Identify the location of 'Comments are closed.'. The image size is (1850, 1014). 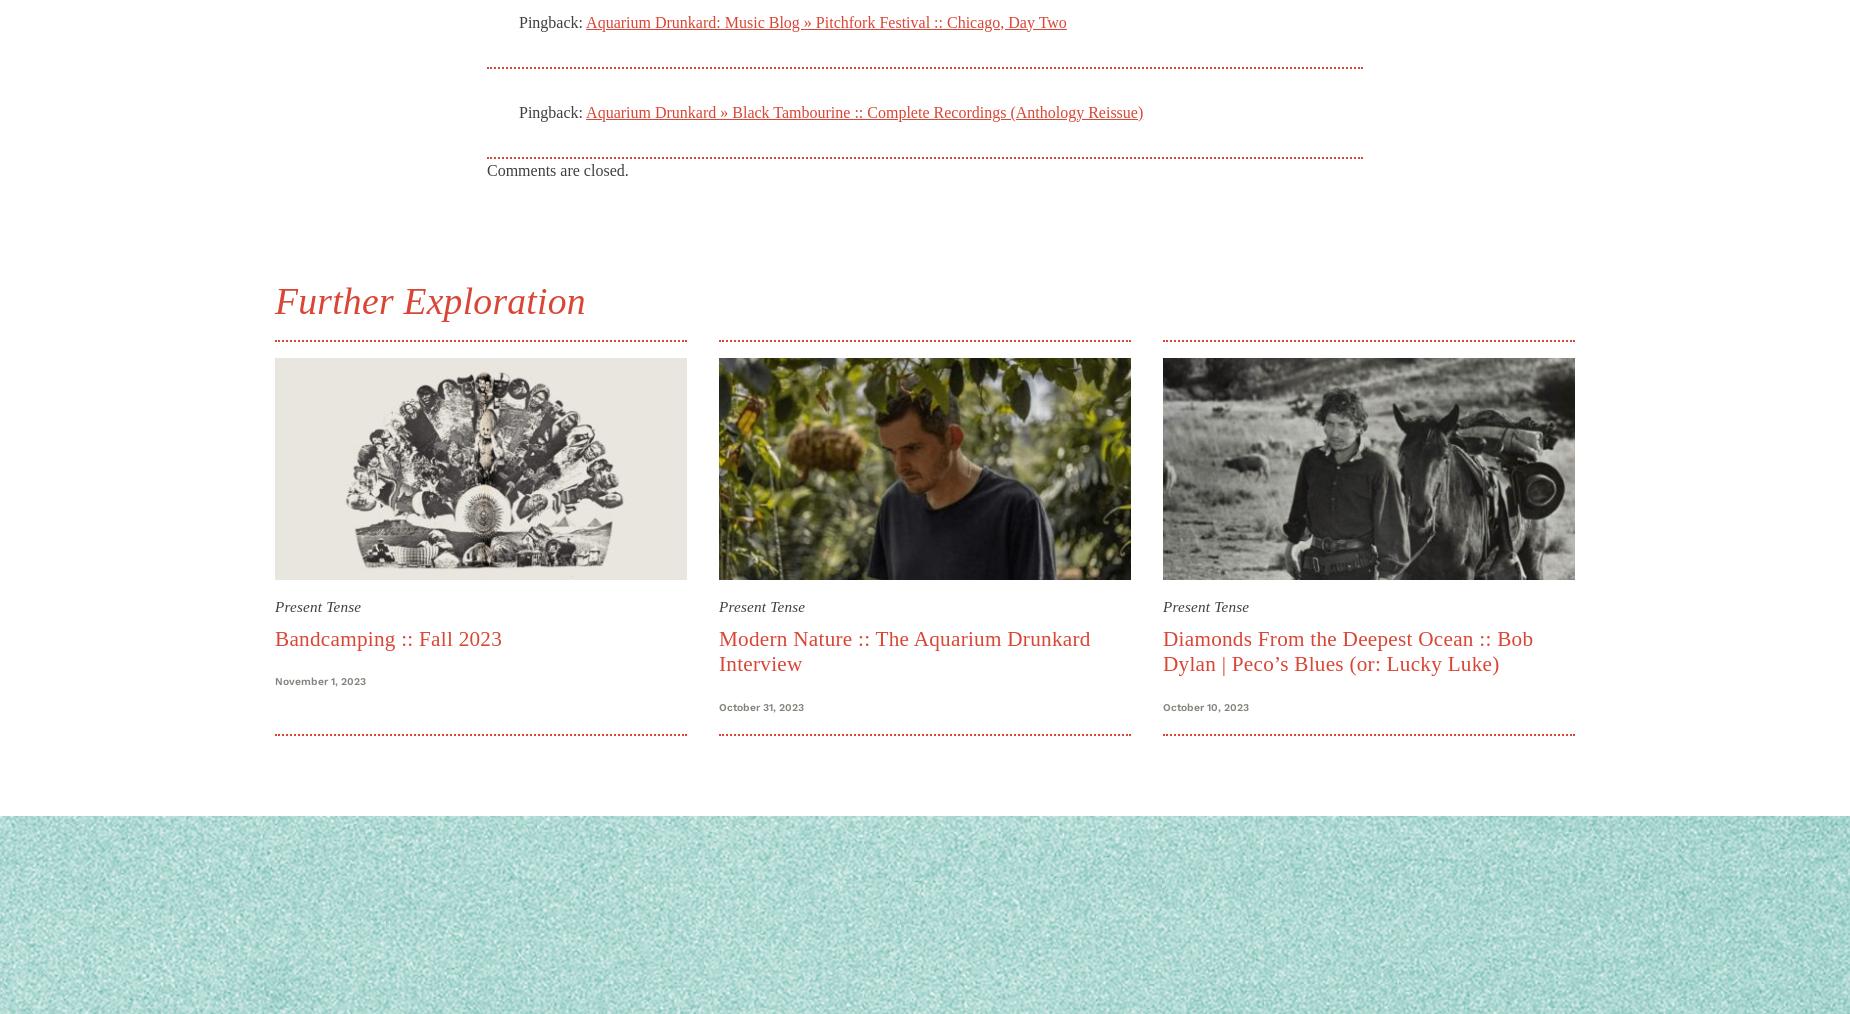
(557, 169).